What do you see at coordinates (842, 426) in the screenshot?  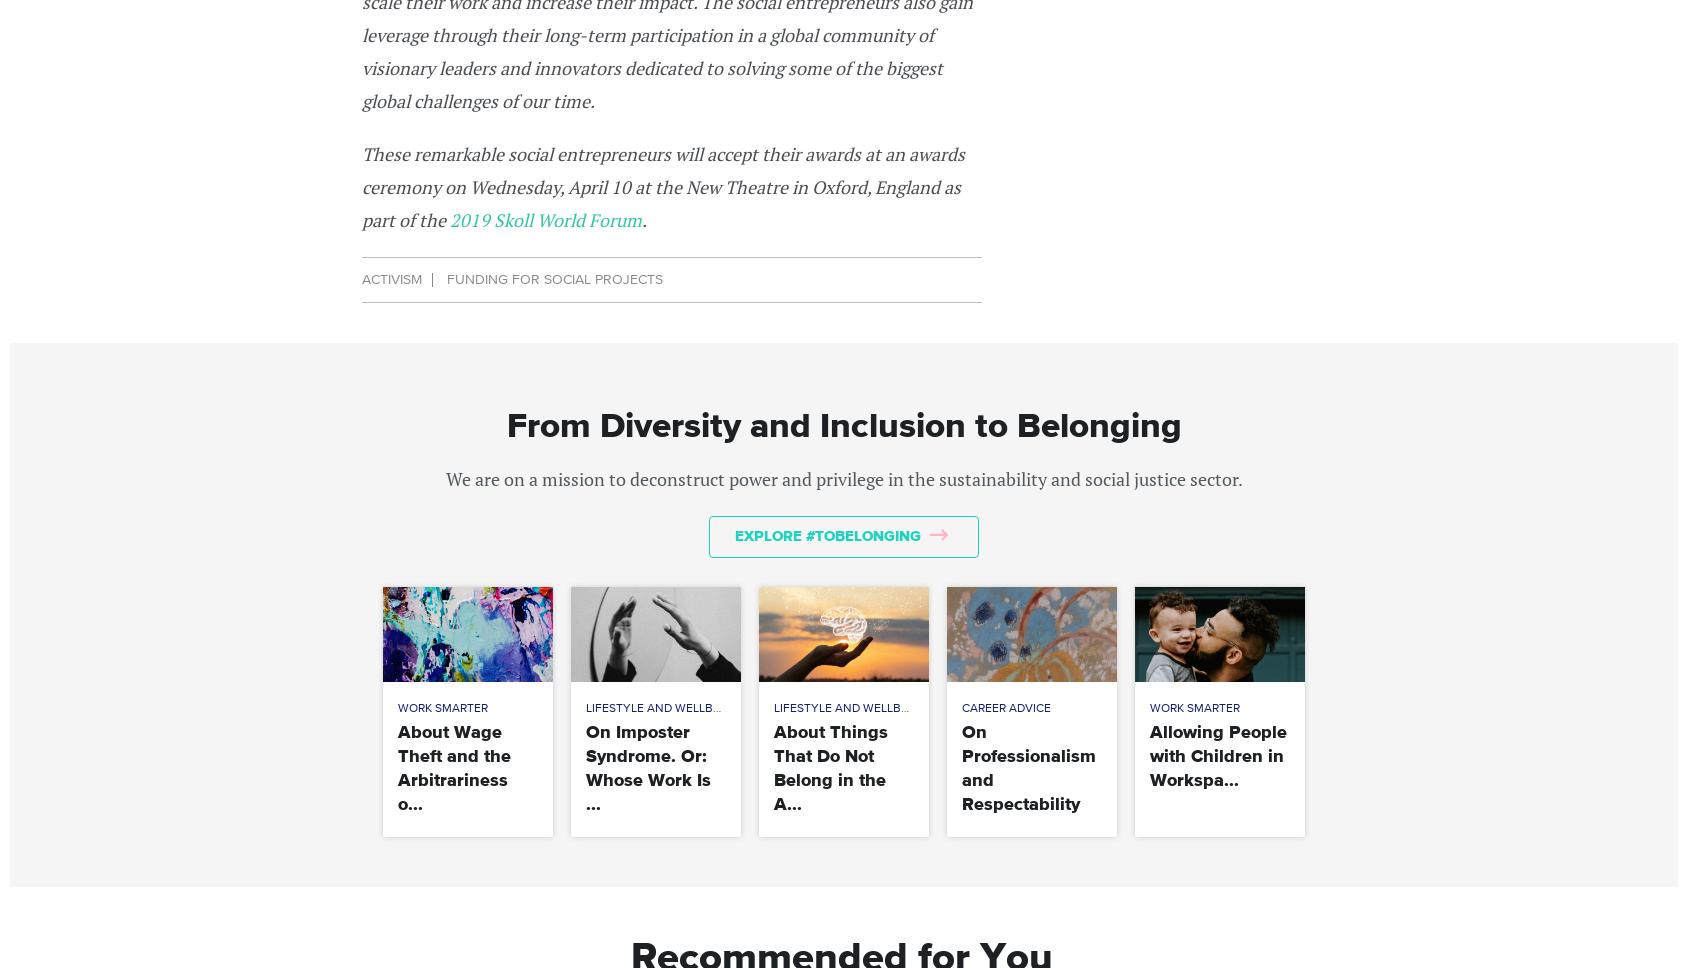 I see `'From Diversity and Inclusion to Belonging'` at bounding box center [842, 426].